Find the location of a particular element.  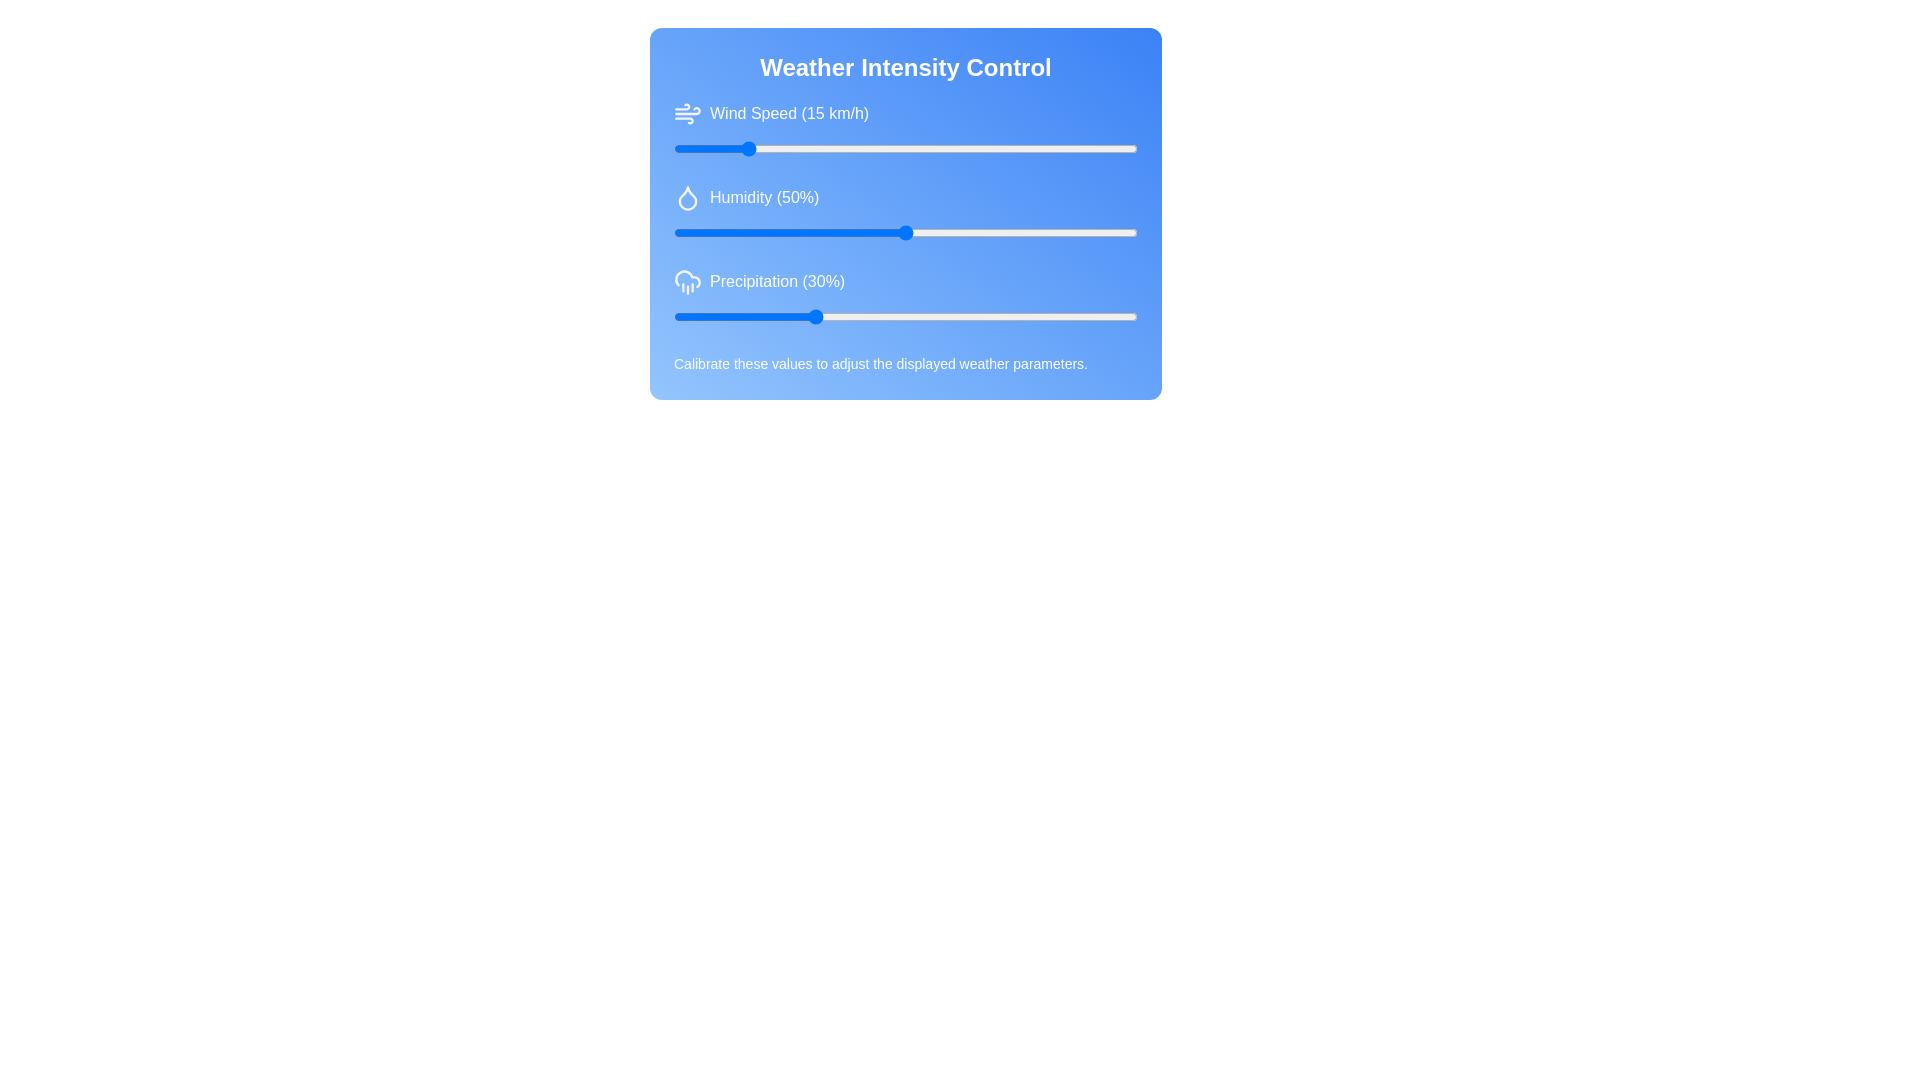

the humidity is located at coordinates (765, 231).